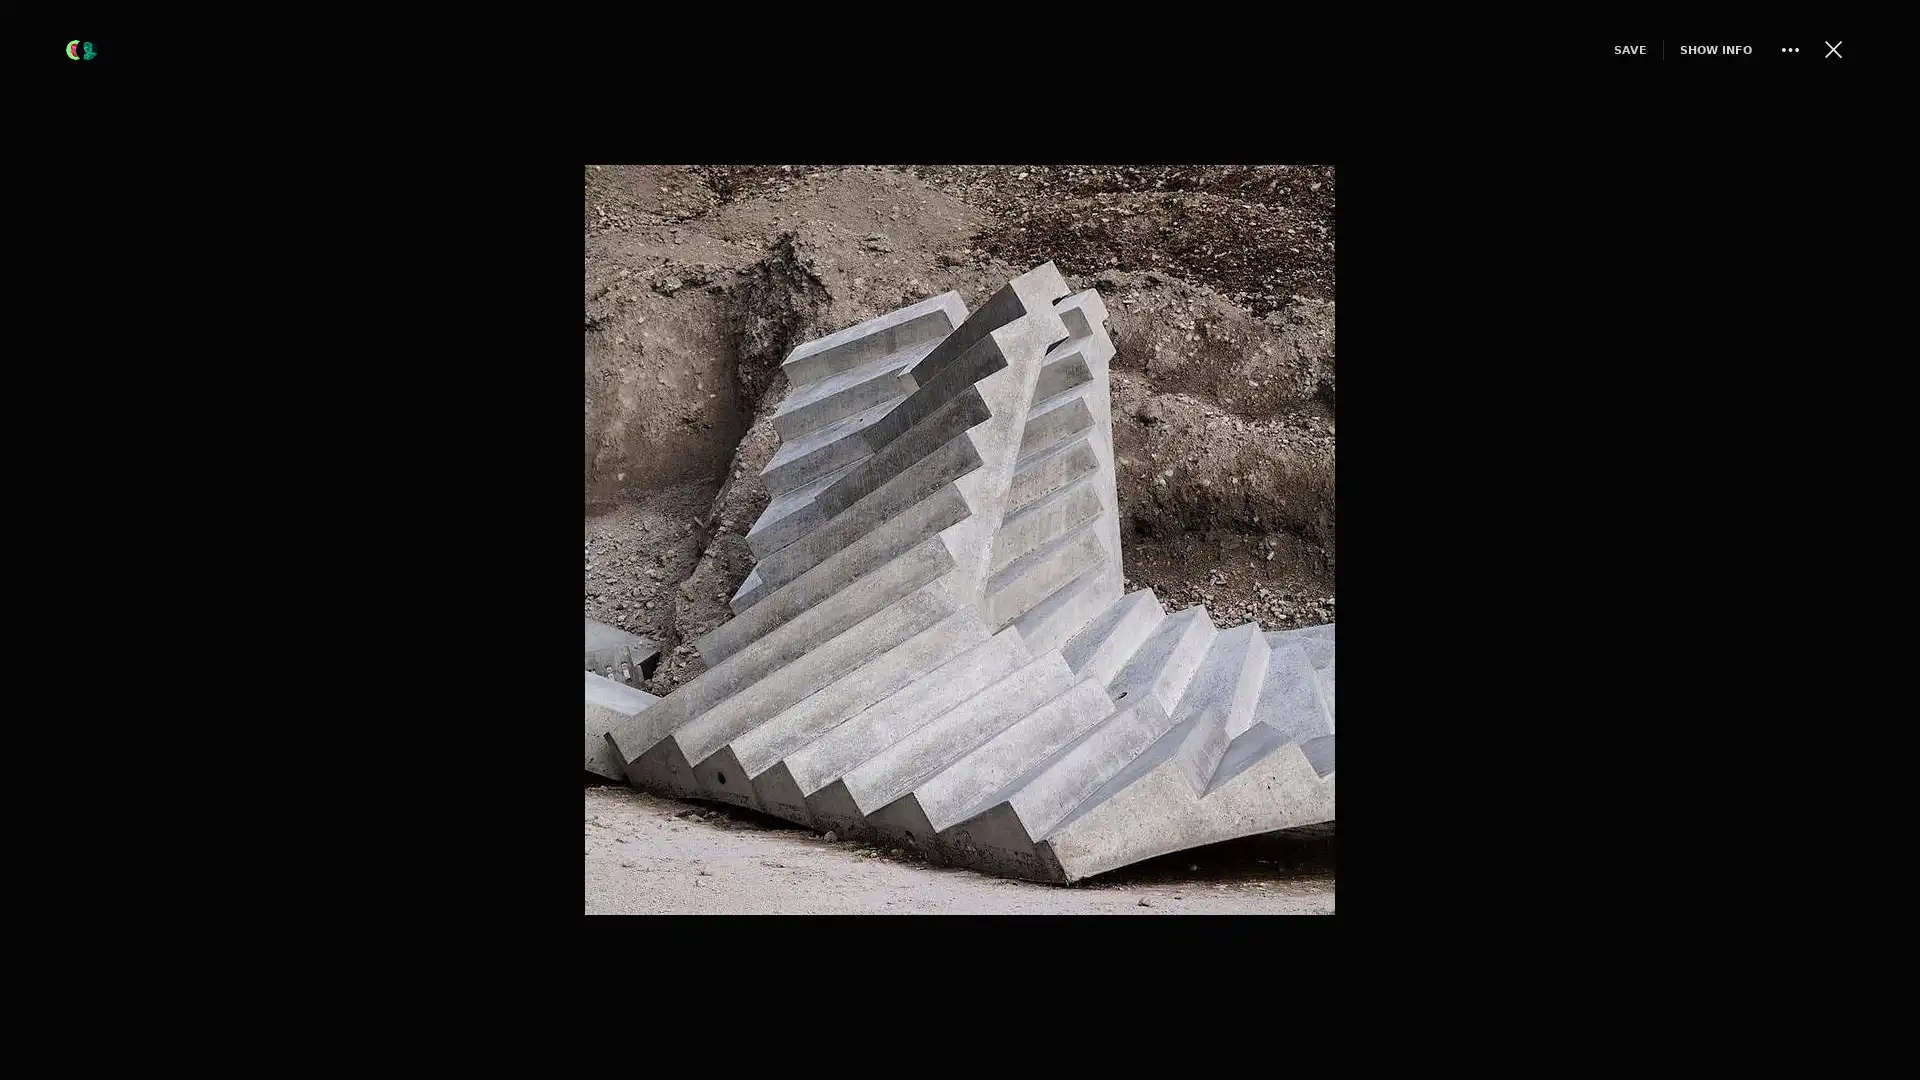 Image resolution: width=1920 pixels, height=1080 pixels. I want to click on SHOW INFO, so click(1680, 48).